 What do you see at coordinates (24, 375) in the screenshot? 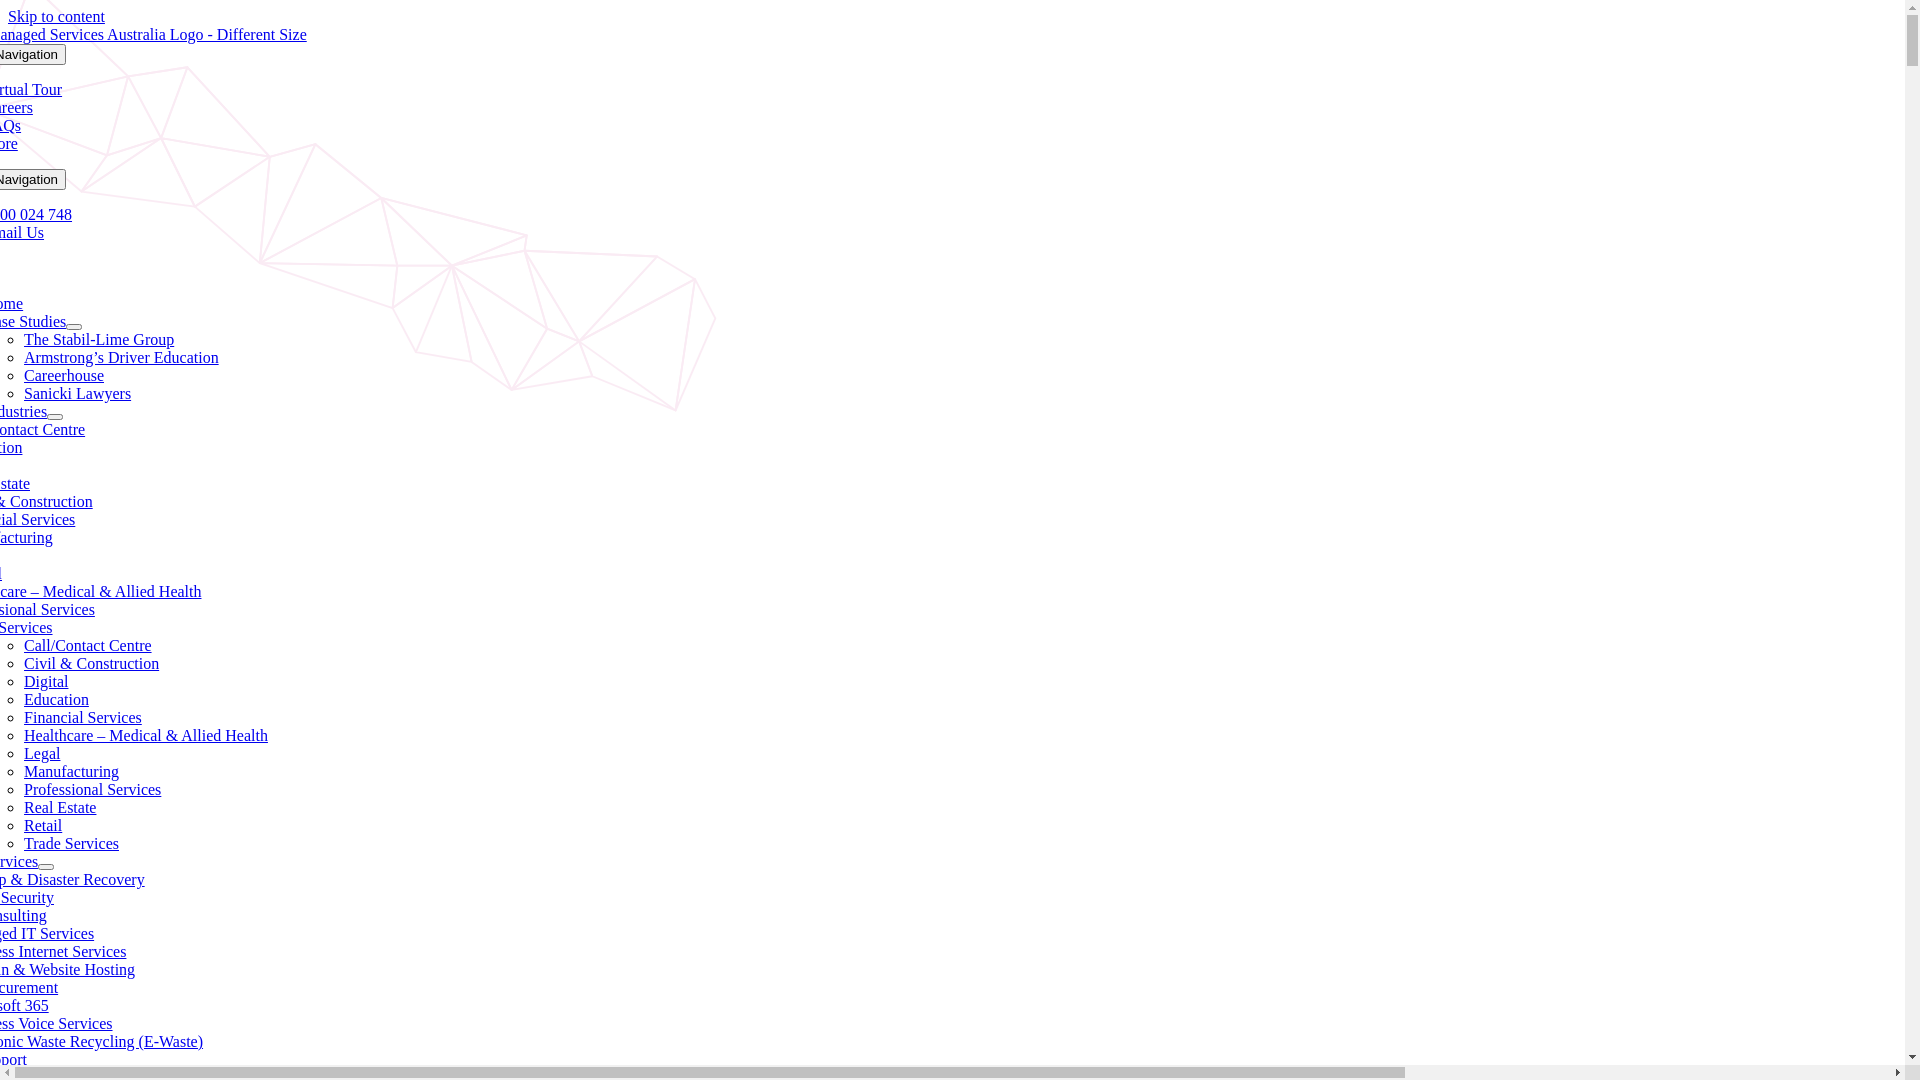
I see `'Careerhouse'` at bounding box center [24, 375].